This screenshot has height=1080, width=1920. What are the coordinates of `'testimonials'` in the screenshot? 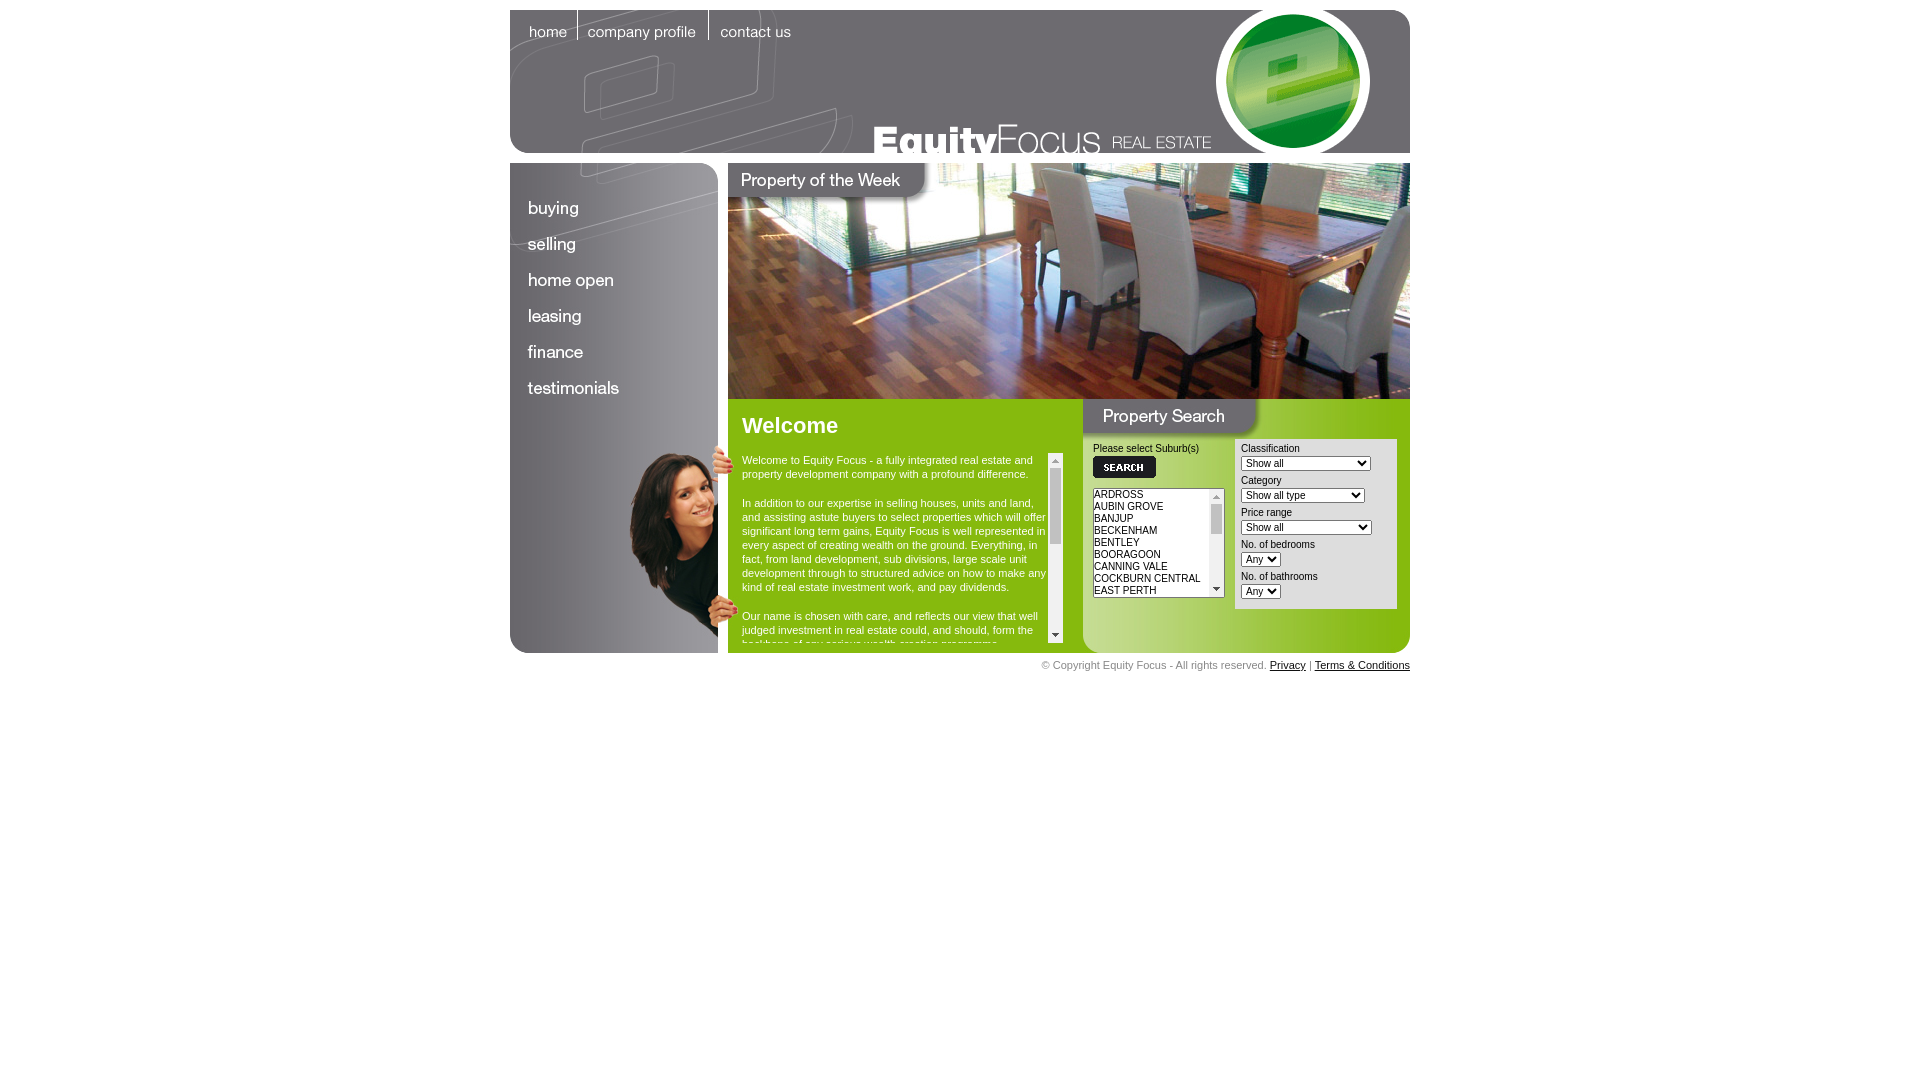 It's located at (613, 389).